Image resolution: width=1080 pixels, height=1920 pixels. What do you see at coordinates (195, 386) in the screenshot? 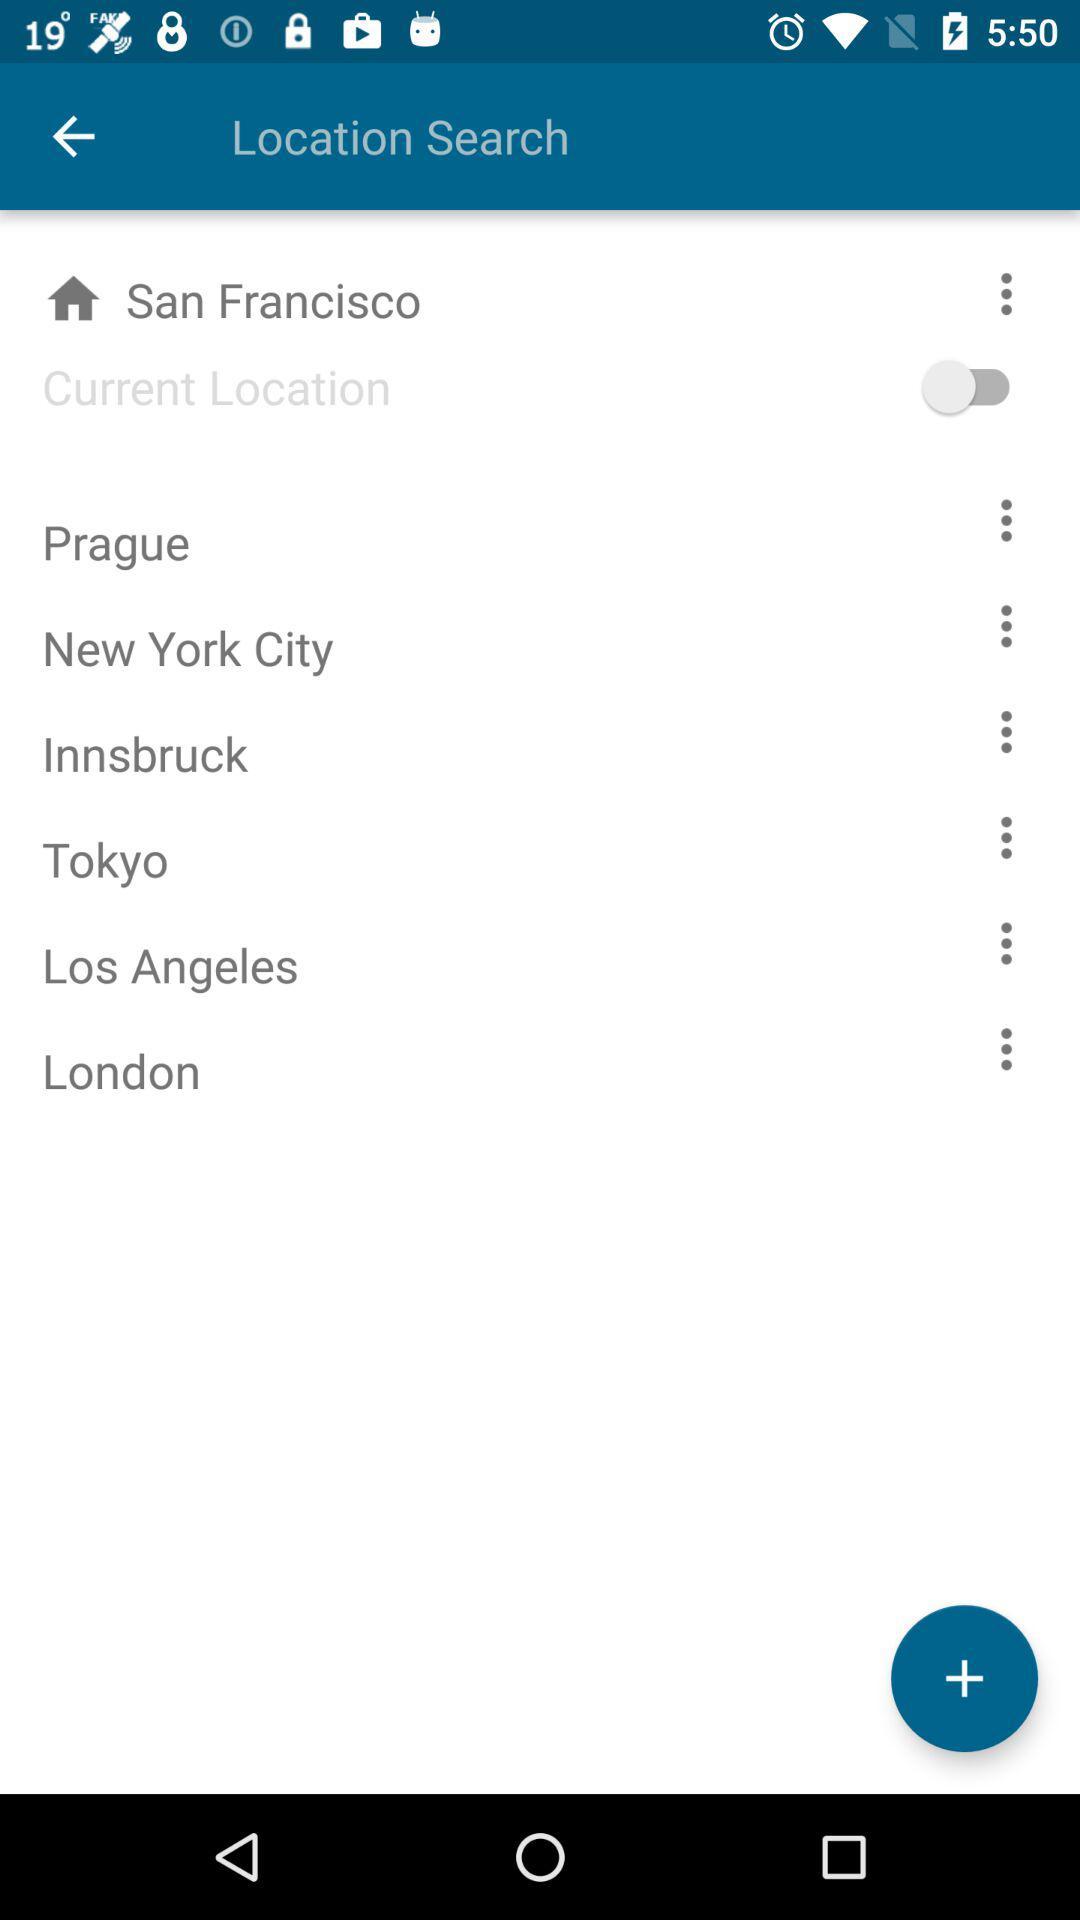
I see `the current location` at bounding box center [195, 386].